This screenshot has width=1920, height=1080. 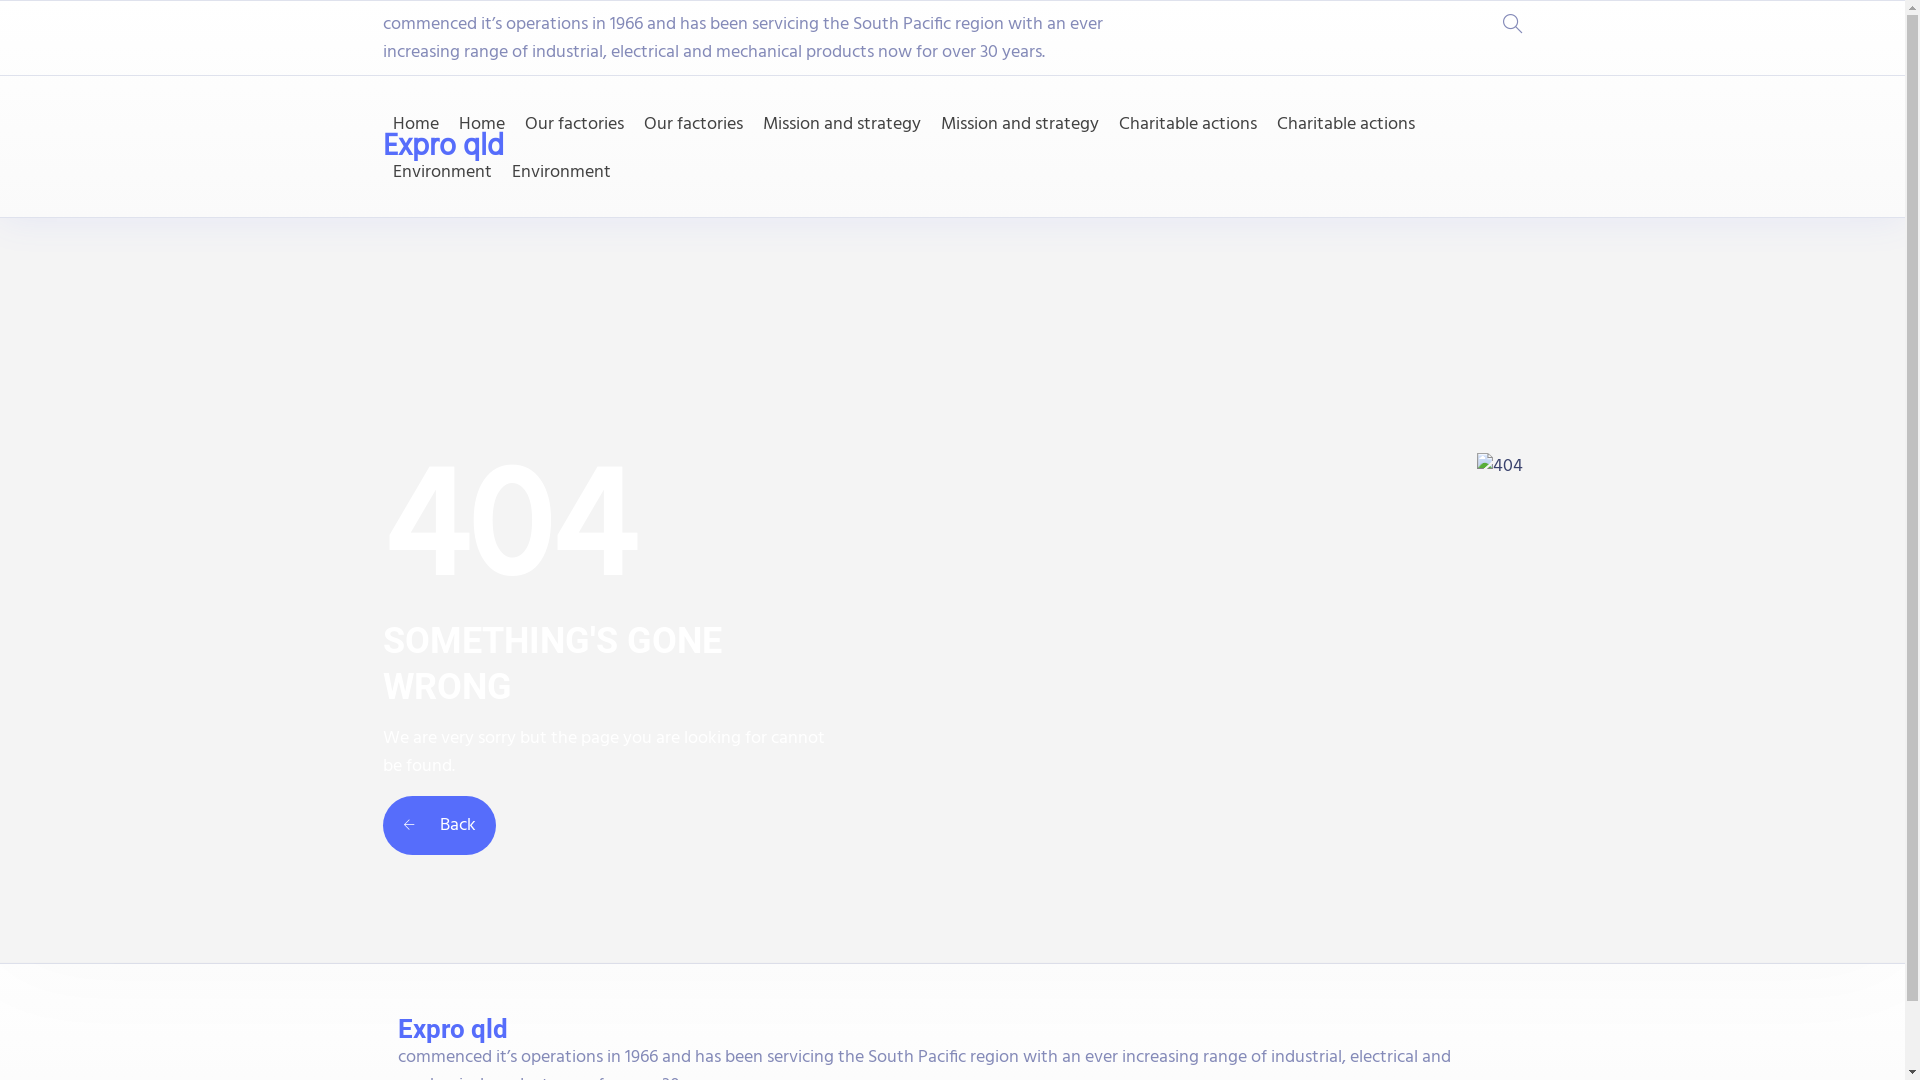 What do you see at coordinates (560, 172) in the screenshot?
I see `'Environment'` at bounding box center [560, 172].